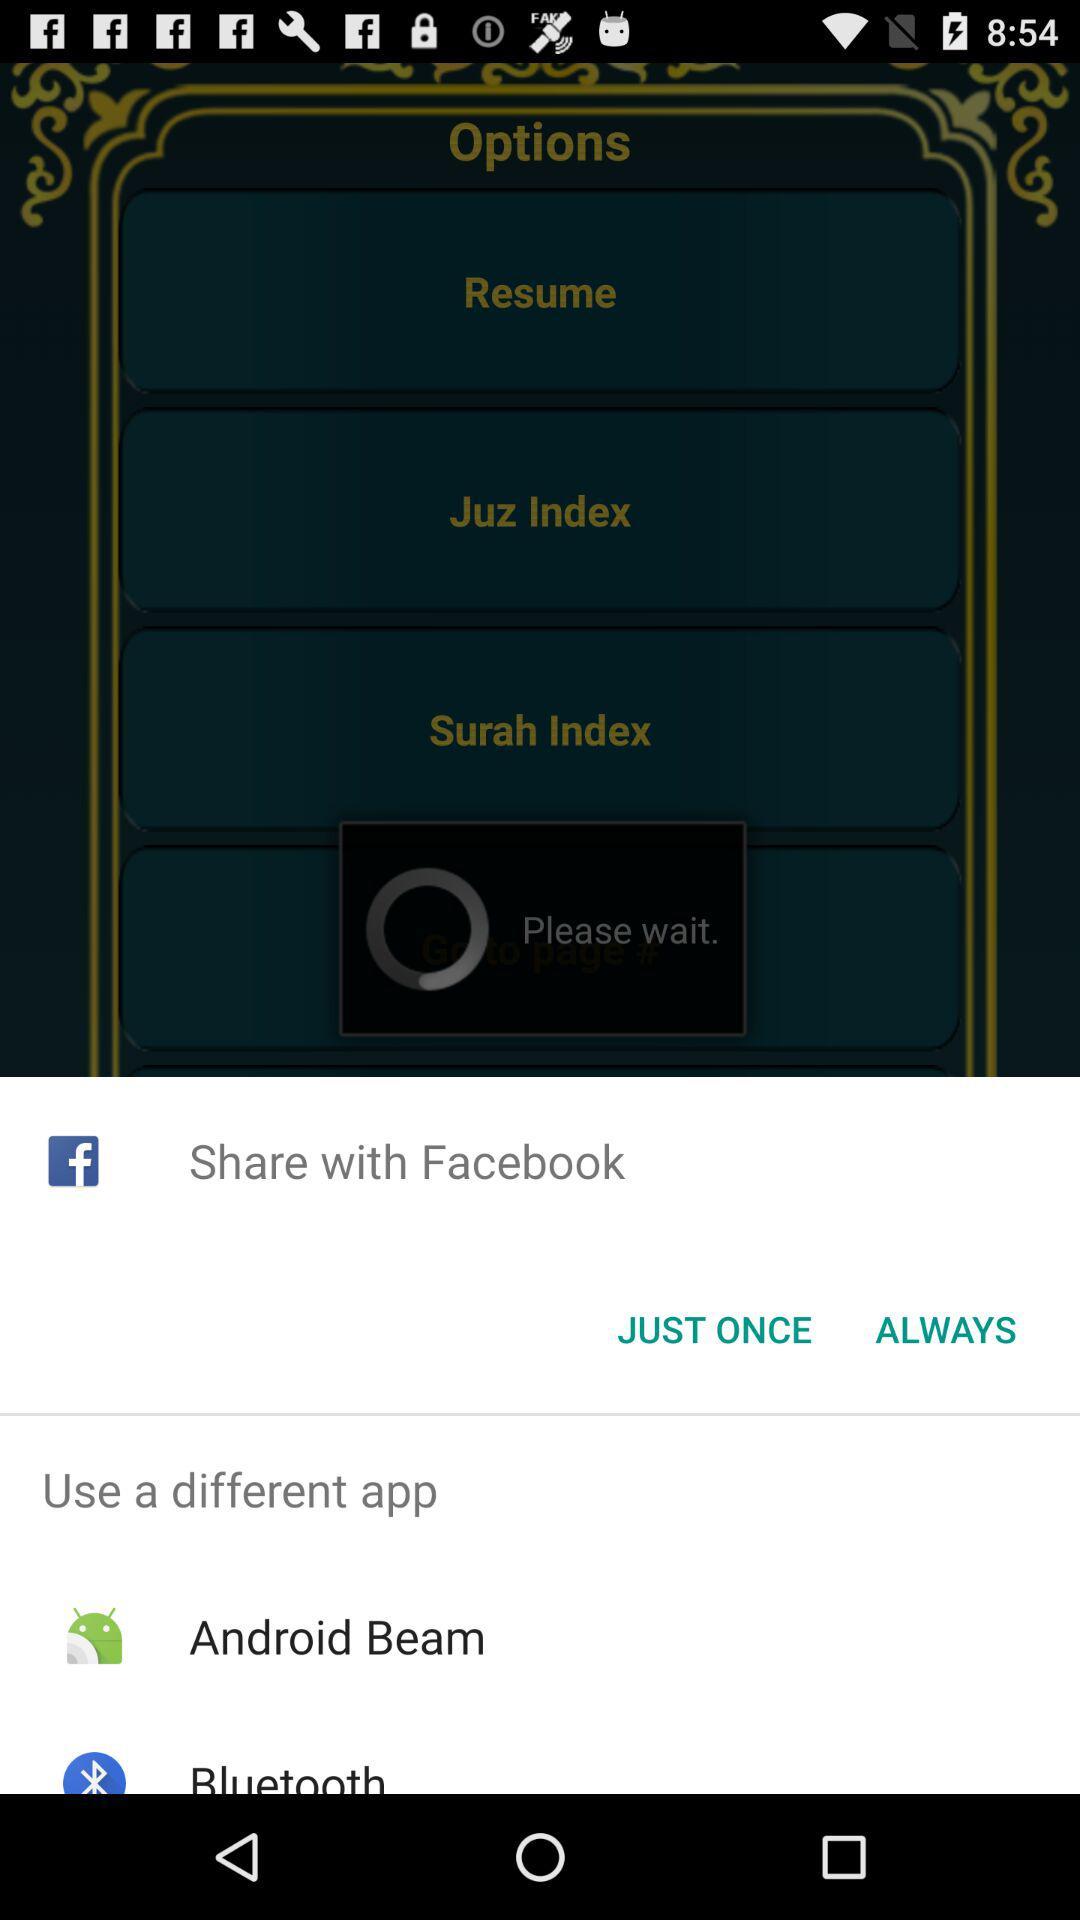  What do you see at coordinates (336, 1636) in the screenshot?
I see `item above the bluetooth app` at bounding box center [336, 1636].